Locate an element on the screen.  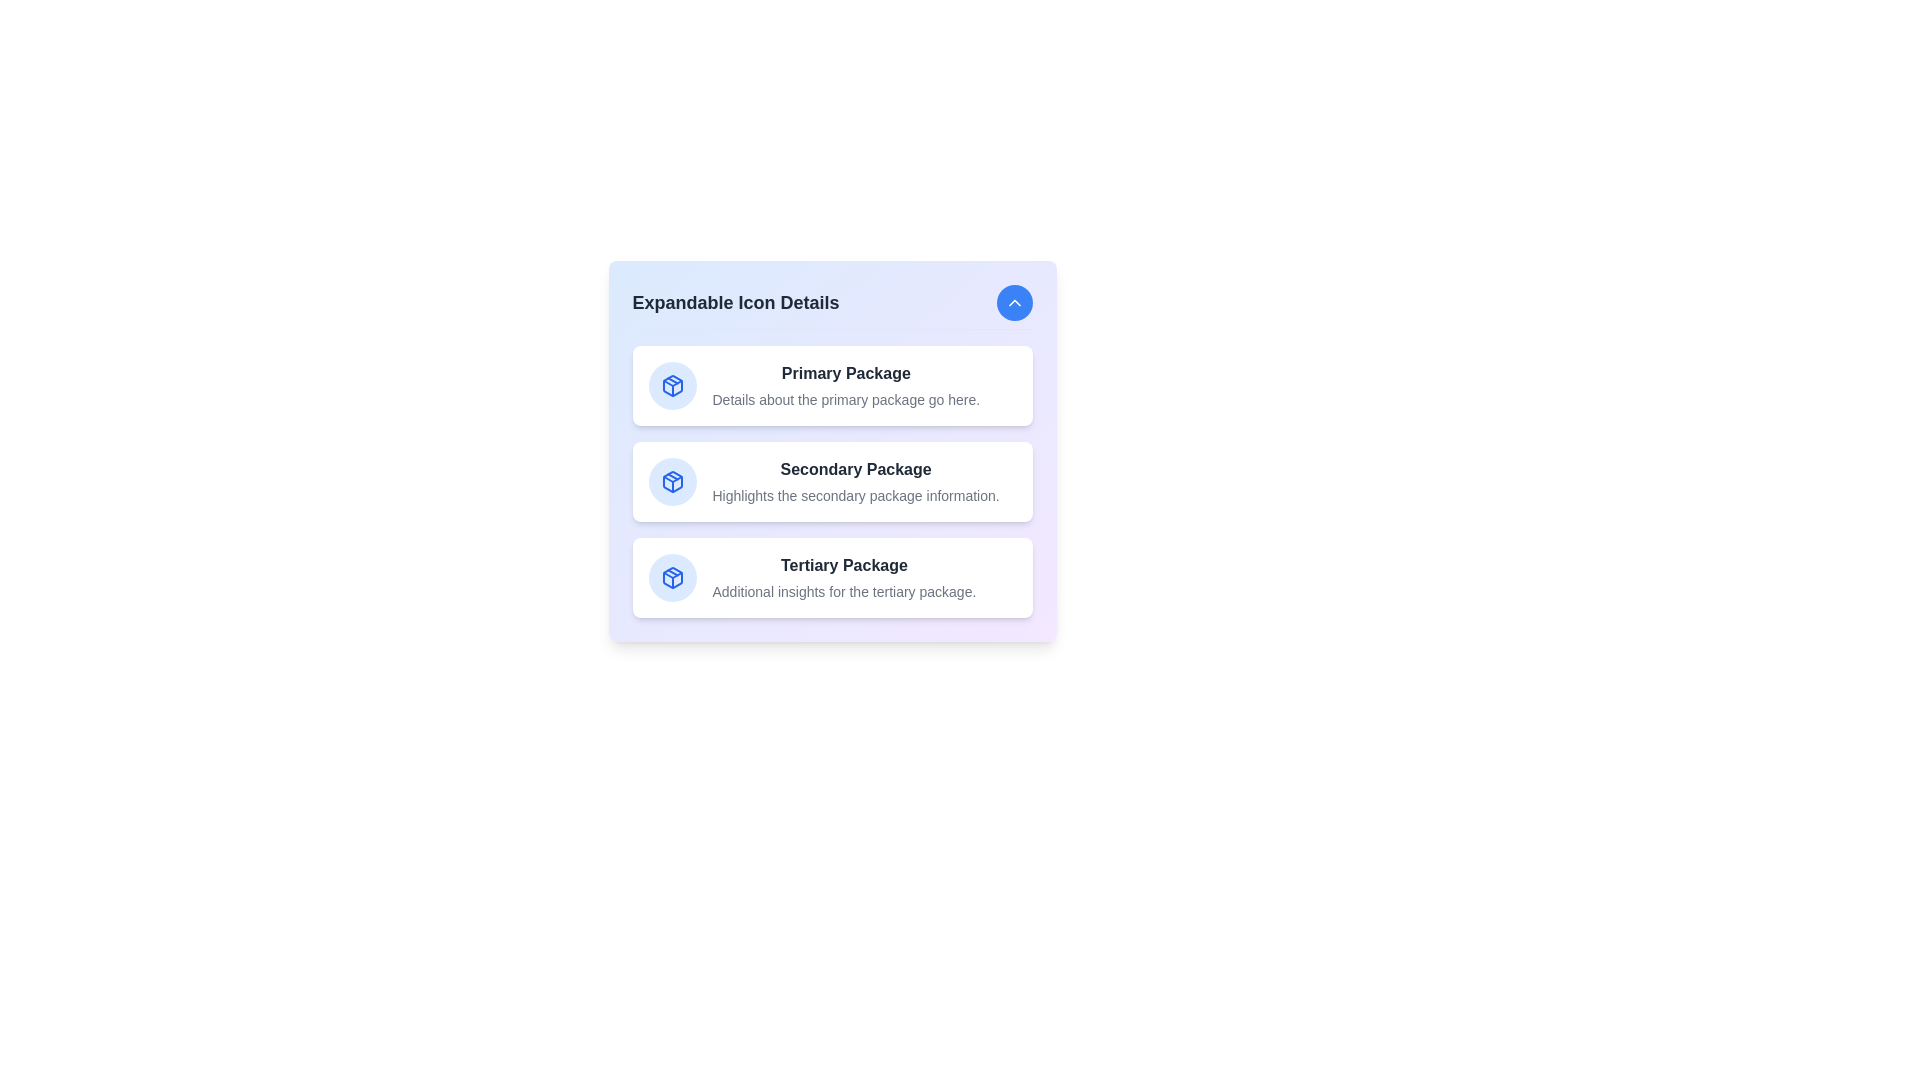
the upward chevron icon button located at the upper-right corner of the 'Expandable Icon Details' card is located at coordinates (1014, 303).